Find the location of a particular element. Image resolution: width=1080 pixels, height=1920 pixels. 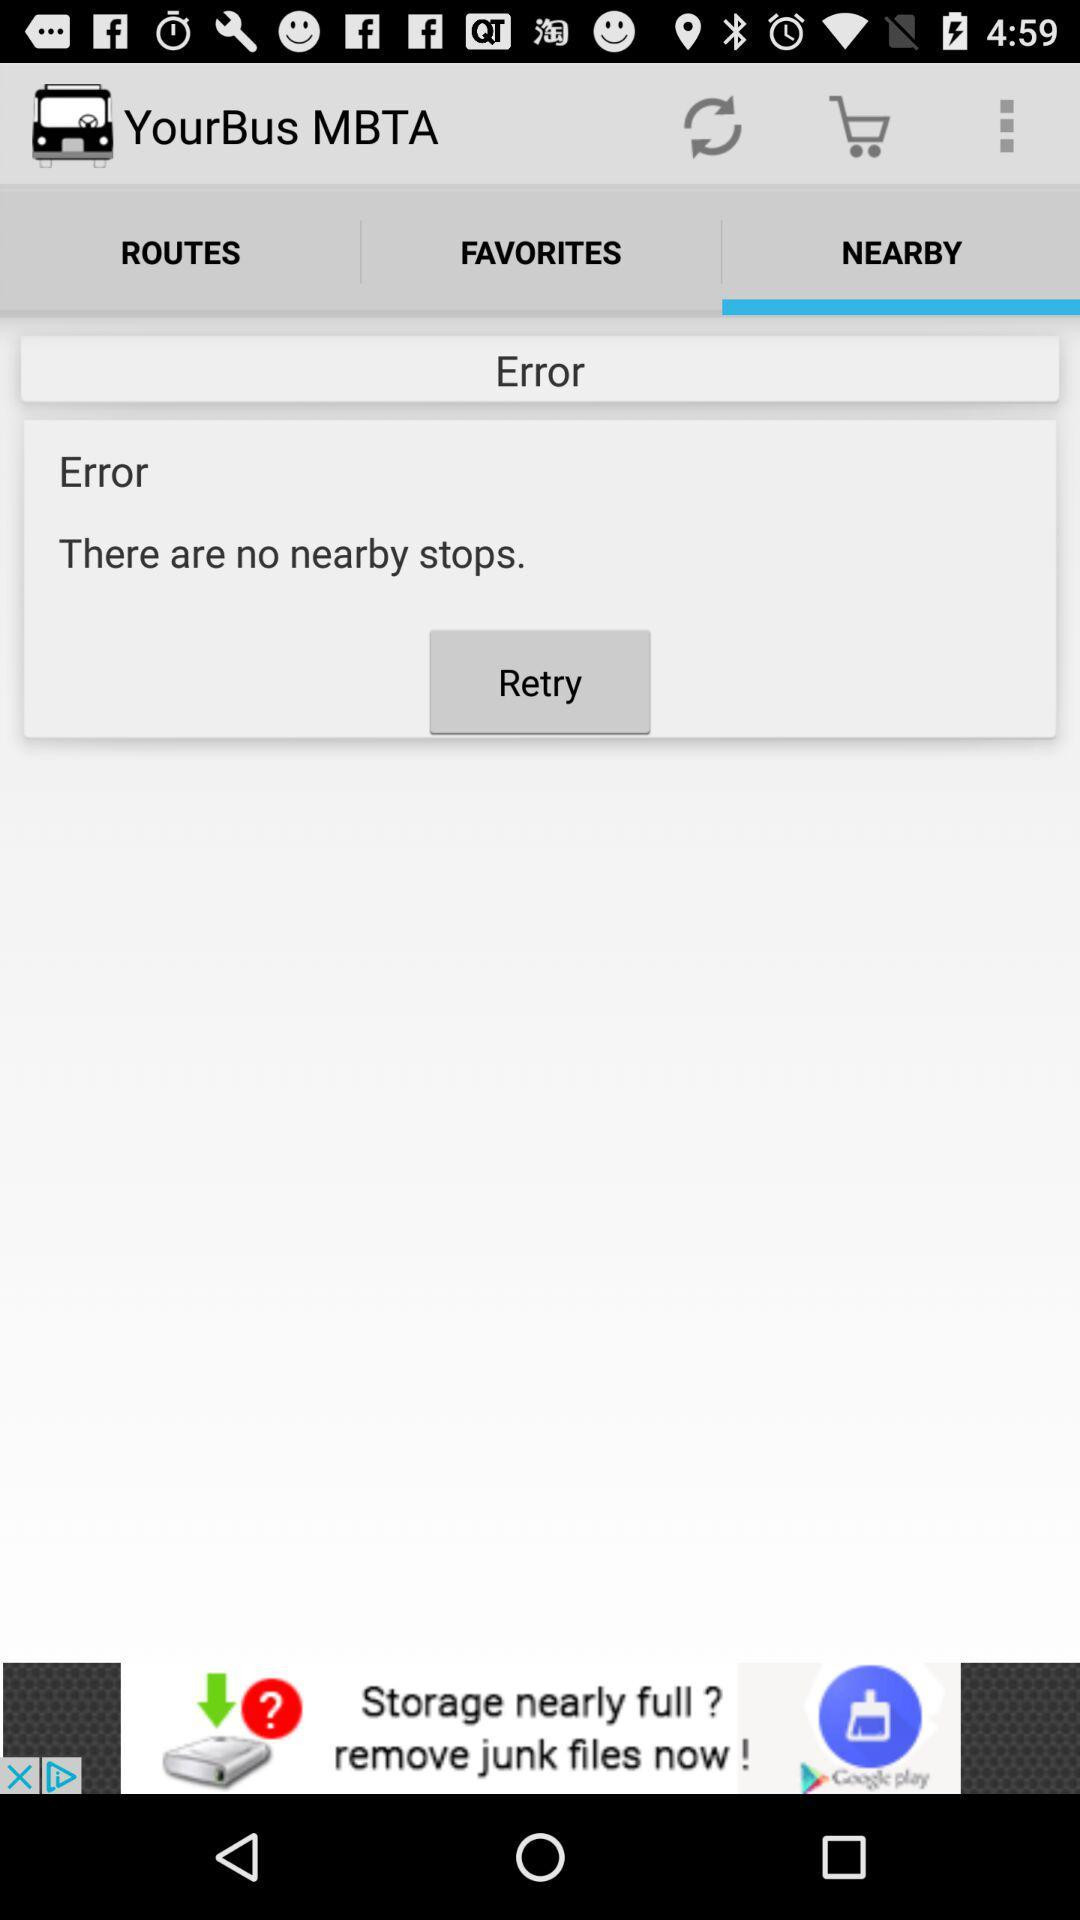

refresh button is located at coordinates (711, 124).